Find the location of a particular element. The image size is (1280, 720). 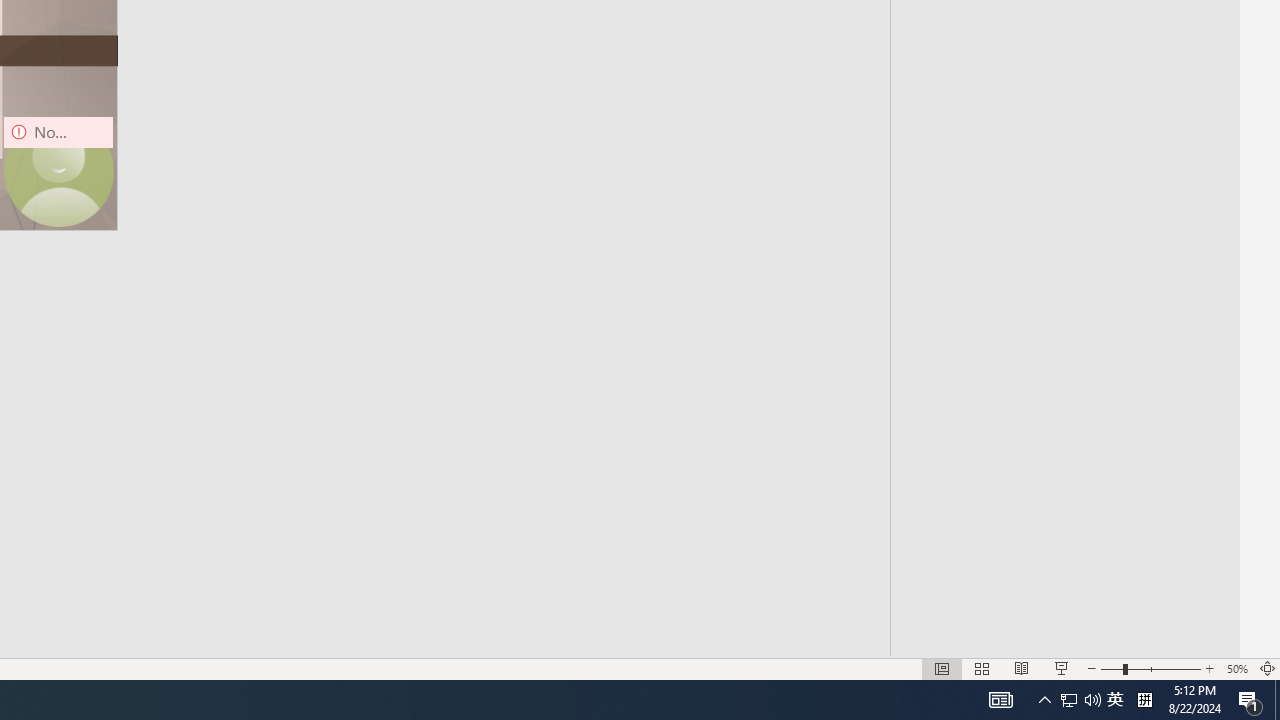

'Zoom 50%' is located at coordinates (1236, 669).